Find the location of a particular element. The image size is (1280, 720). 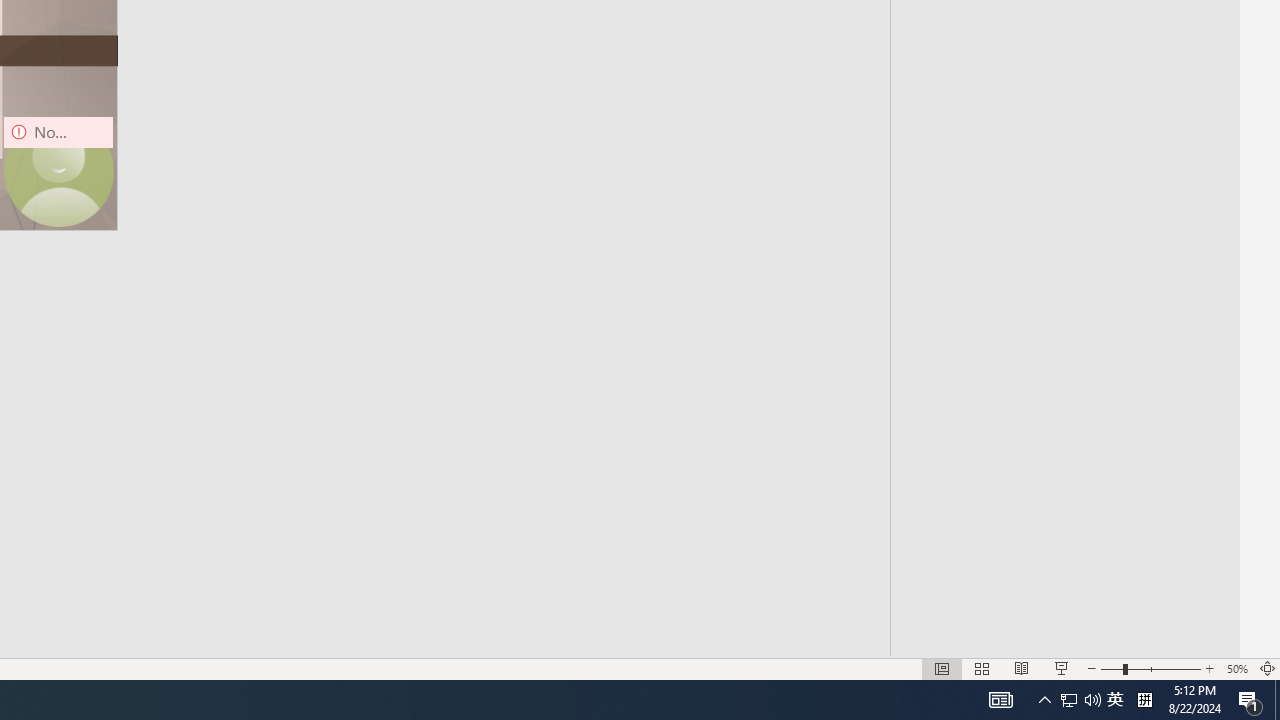

'Zoom 50%' is located at coordinates (1236, 669).